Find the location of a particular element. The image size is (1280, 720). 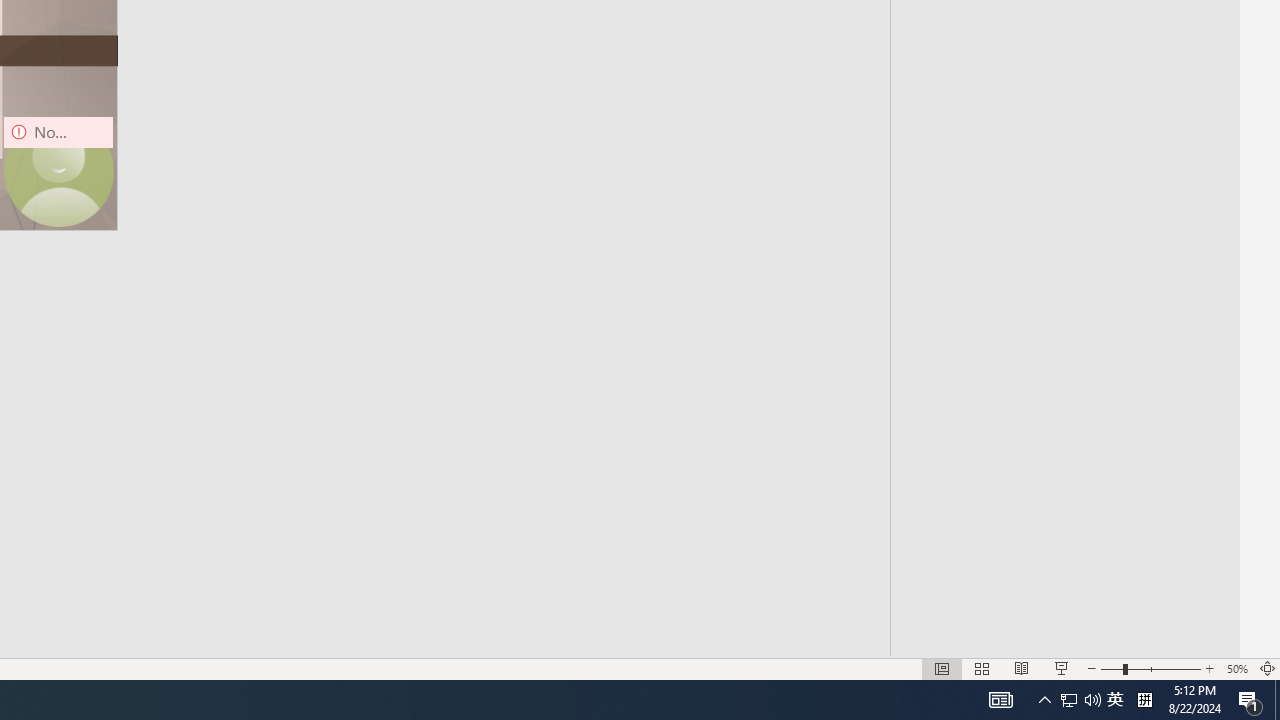

'Zoom 50%' is located at coordinates (1236, 669).